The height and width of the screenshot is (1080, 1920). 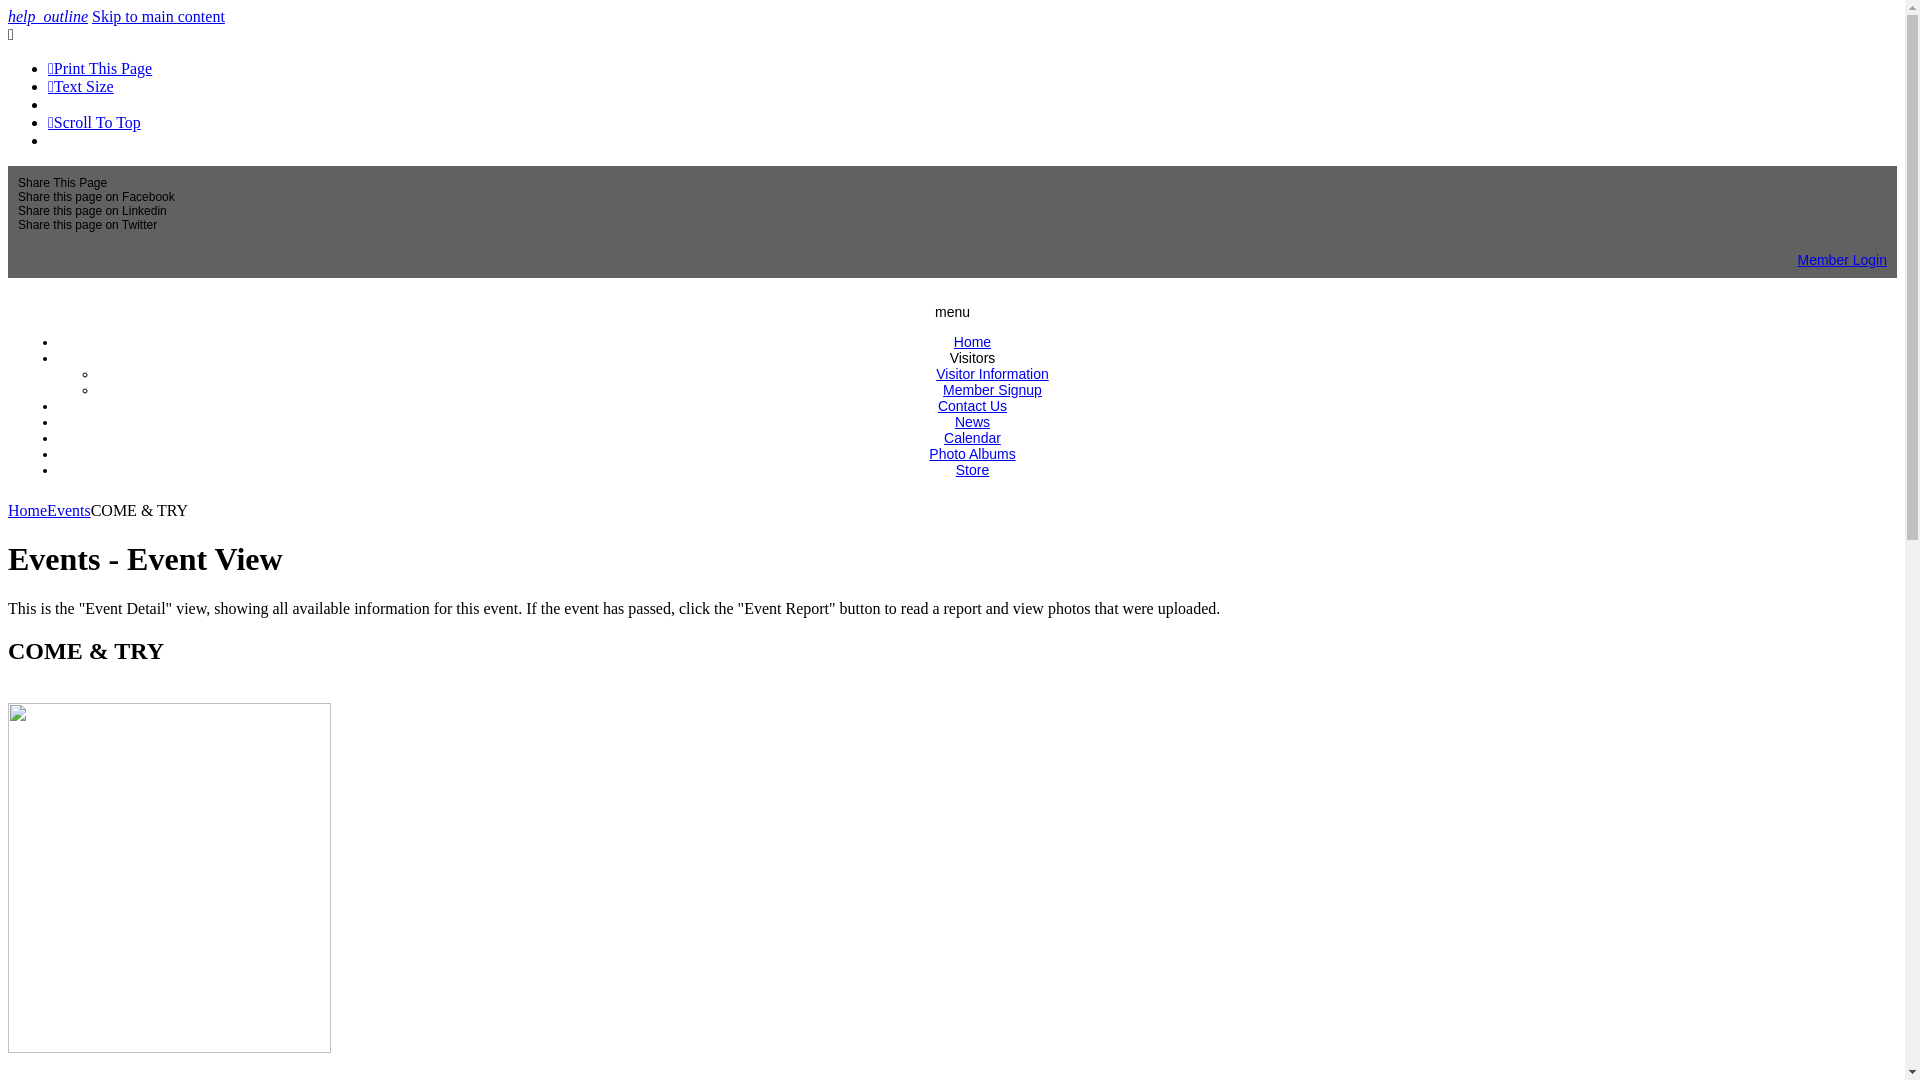 I want to click on 'Home', so click(x=27, y=509).